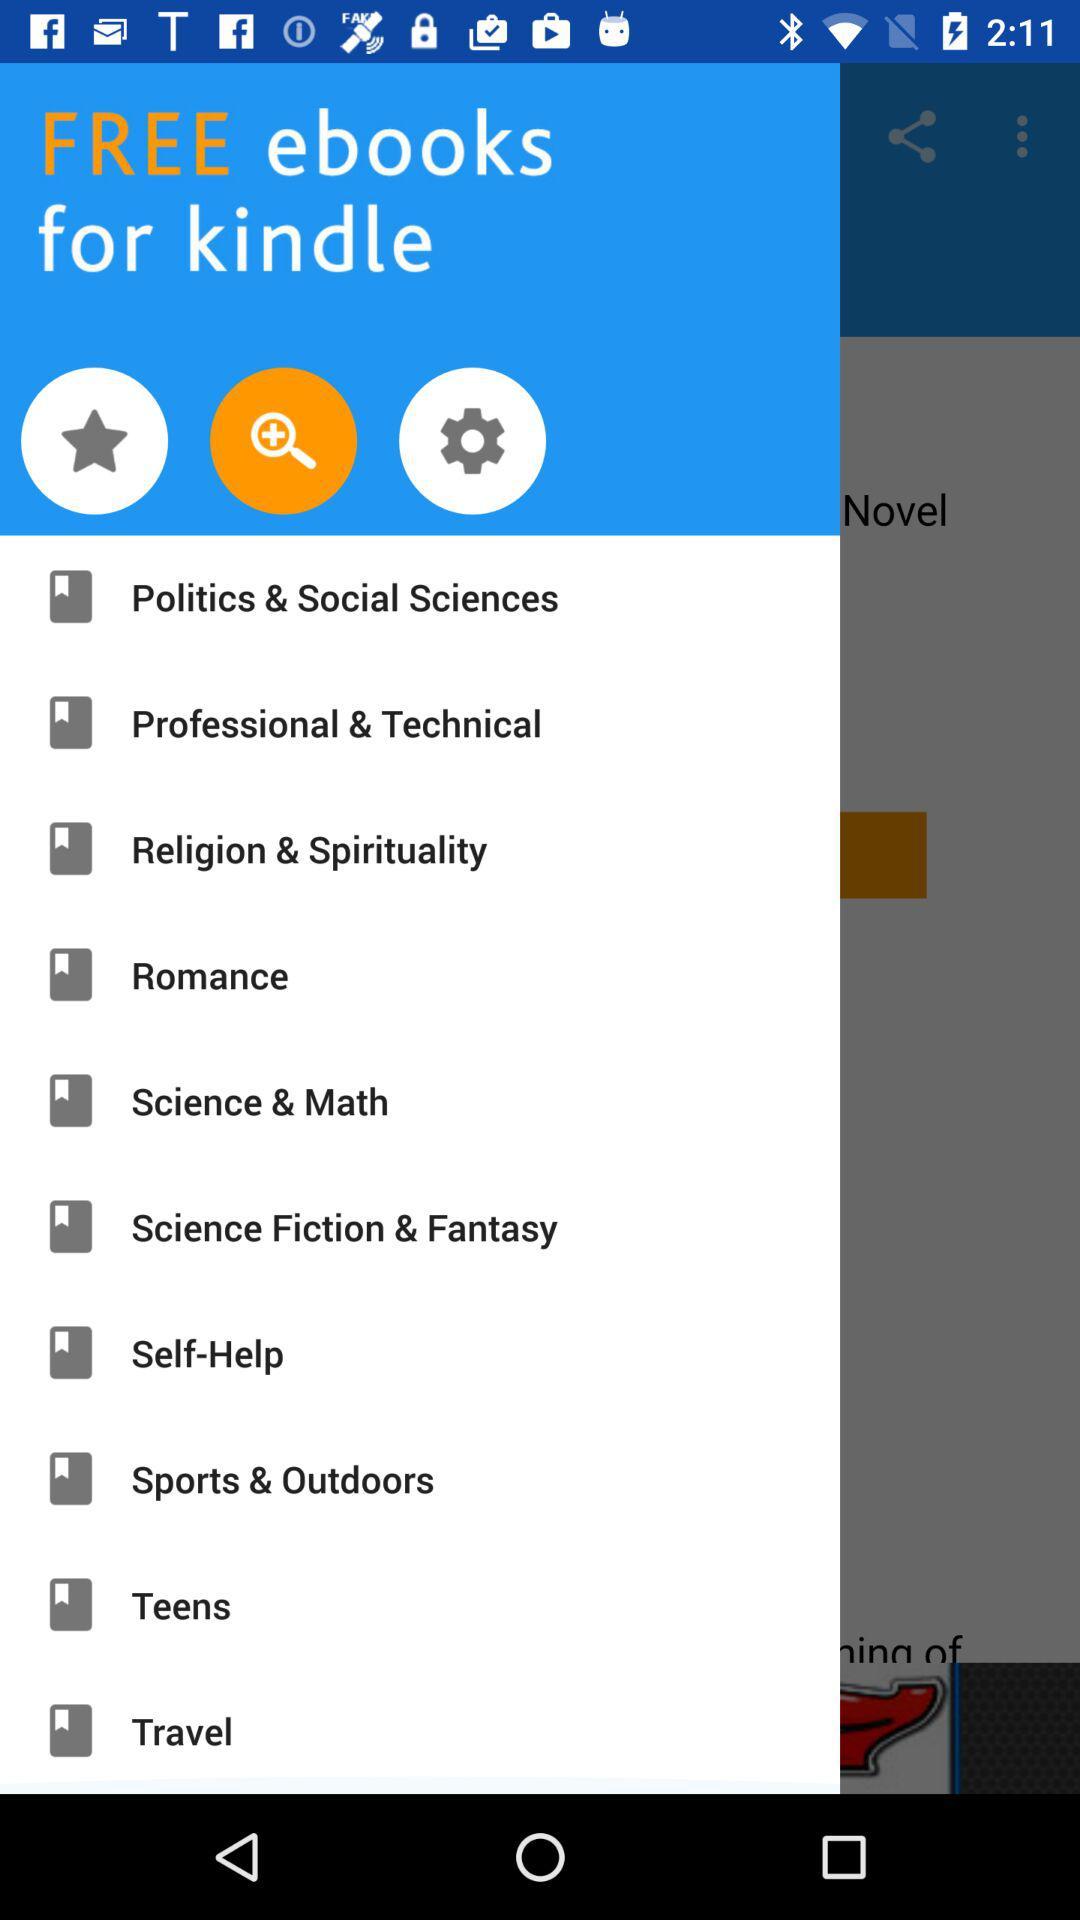 This screenshot has width=1080, height=1920. I want to click on the symbol beside share in the top right corner, so click(1027, 136).